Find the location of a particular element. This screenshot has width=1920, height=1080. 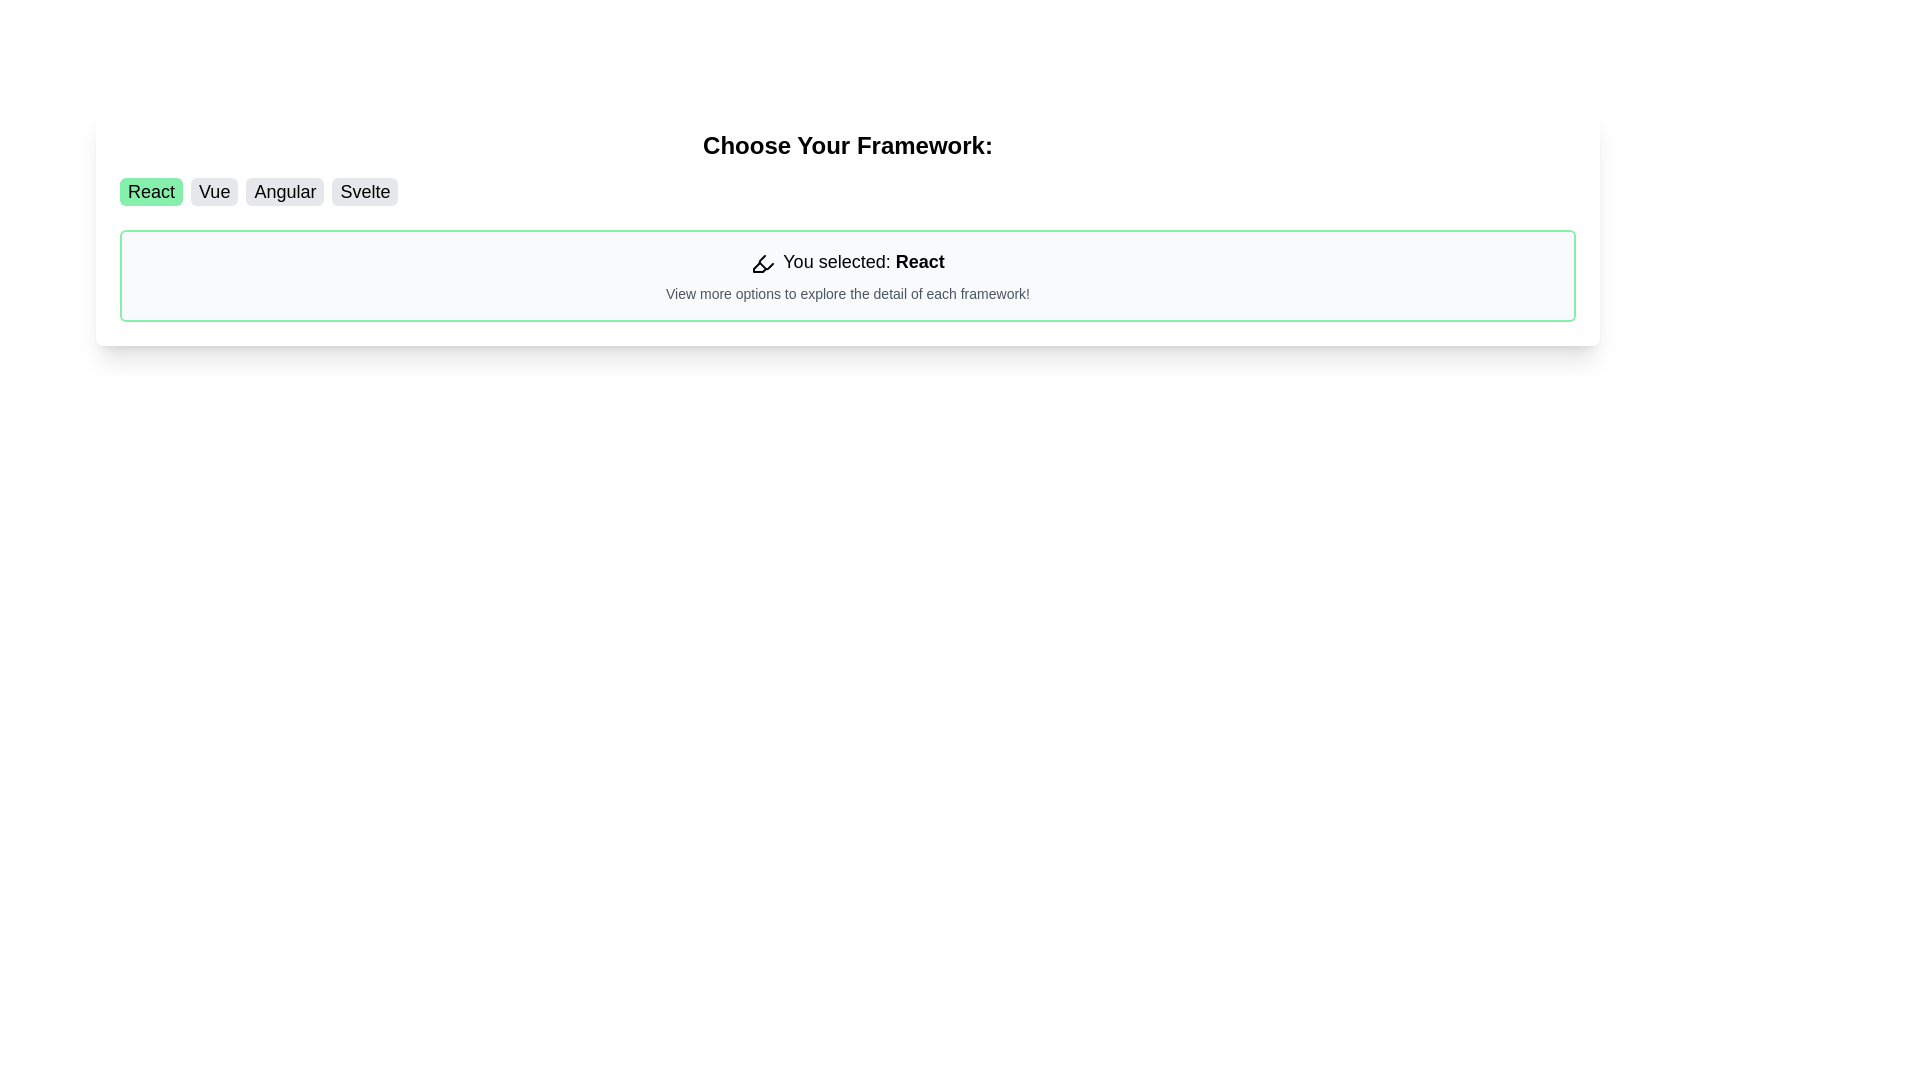

the Text Label displaying 'View more options is located at coordinates (848, 293).